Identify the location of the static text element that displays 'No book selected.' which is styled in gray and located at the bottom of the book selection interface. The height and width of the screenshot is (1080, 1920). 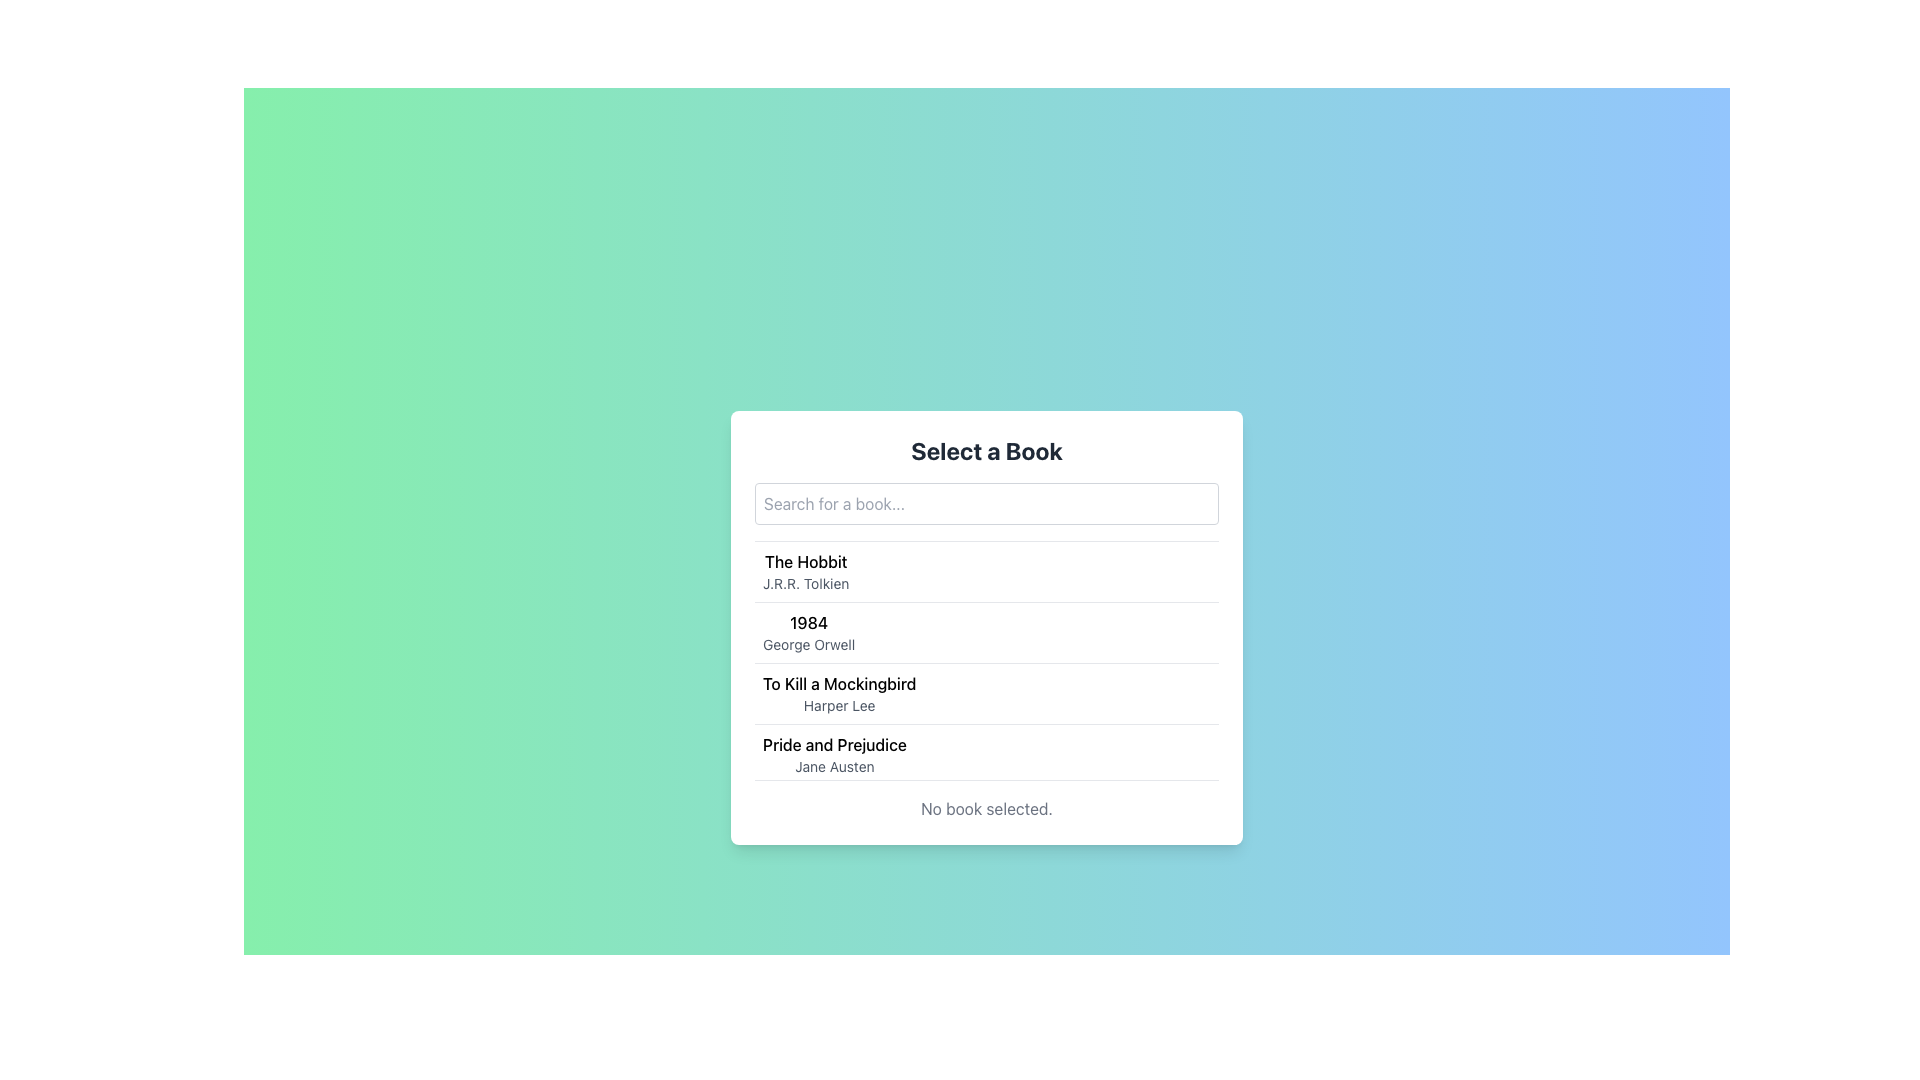
(987, 808).